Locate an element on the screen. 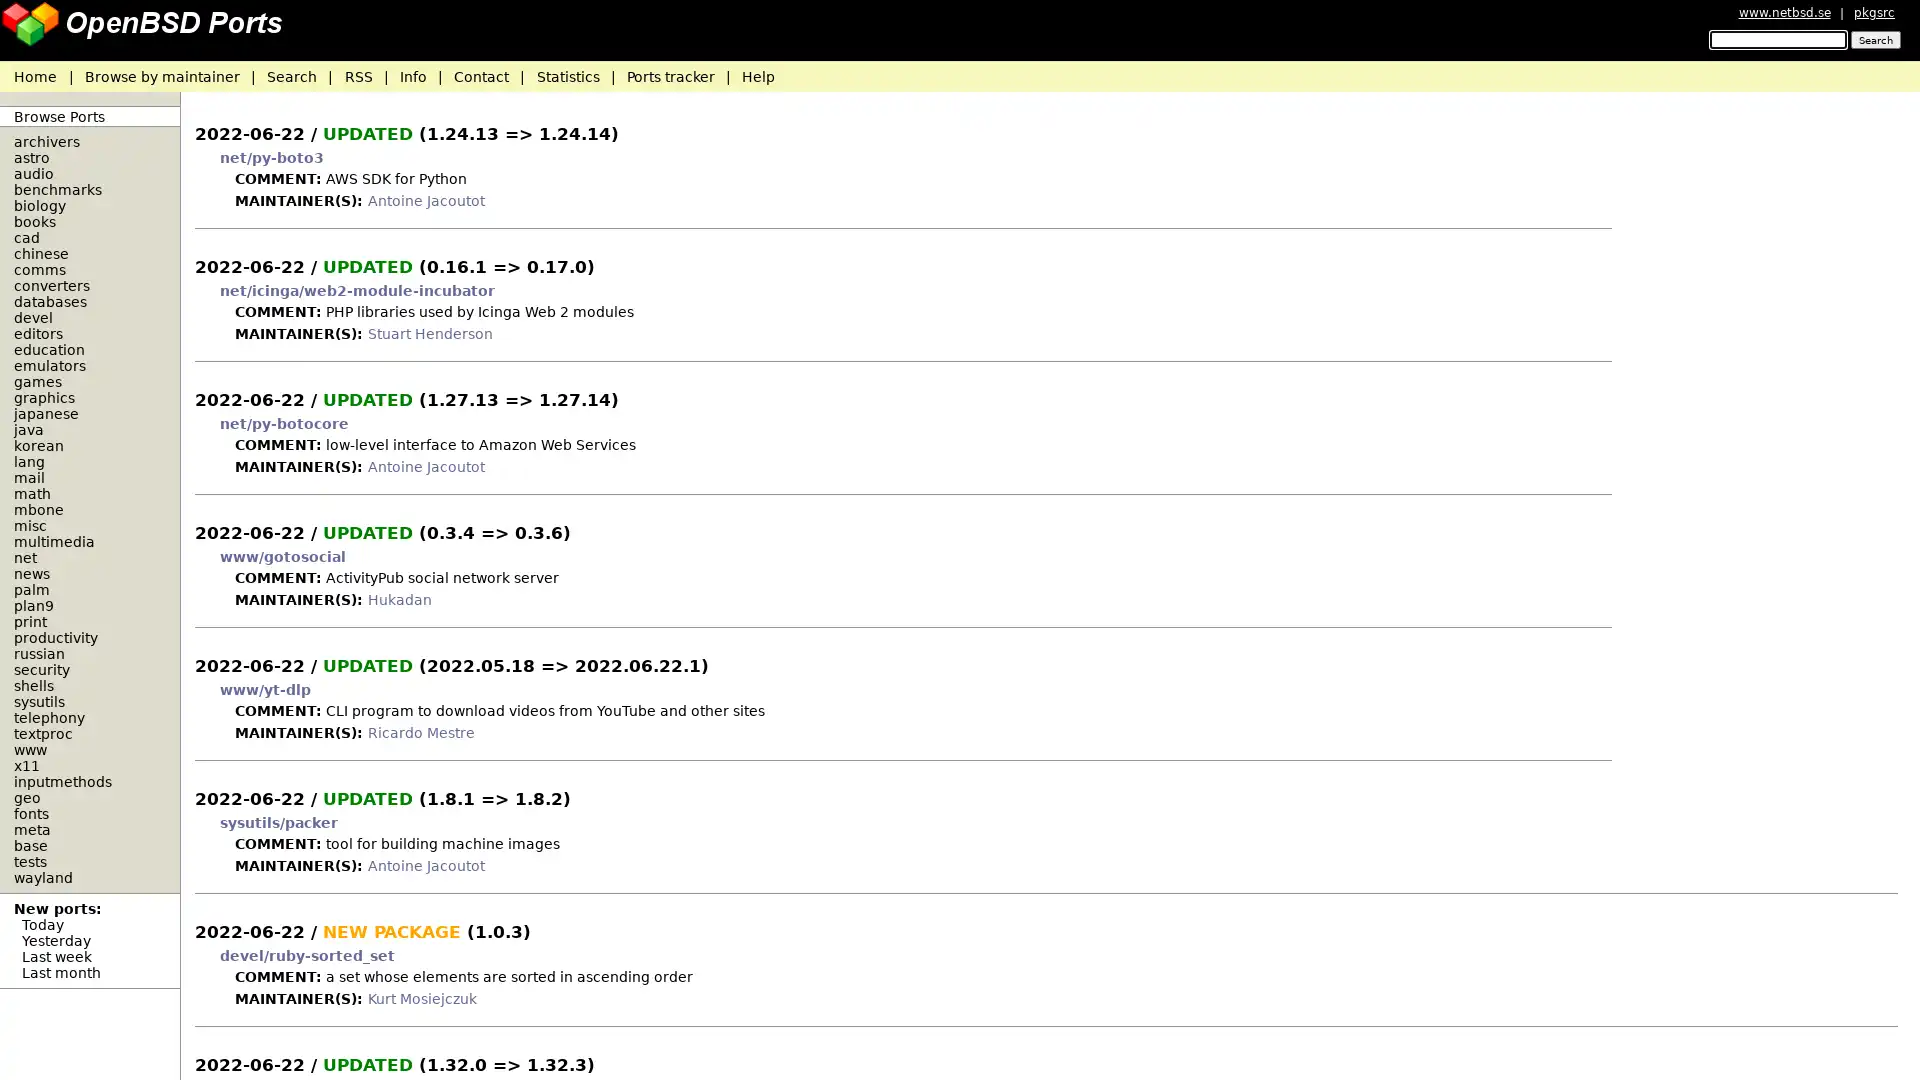  Search is located at coordinates (1874, 39).